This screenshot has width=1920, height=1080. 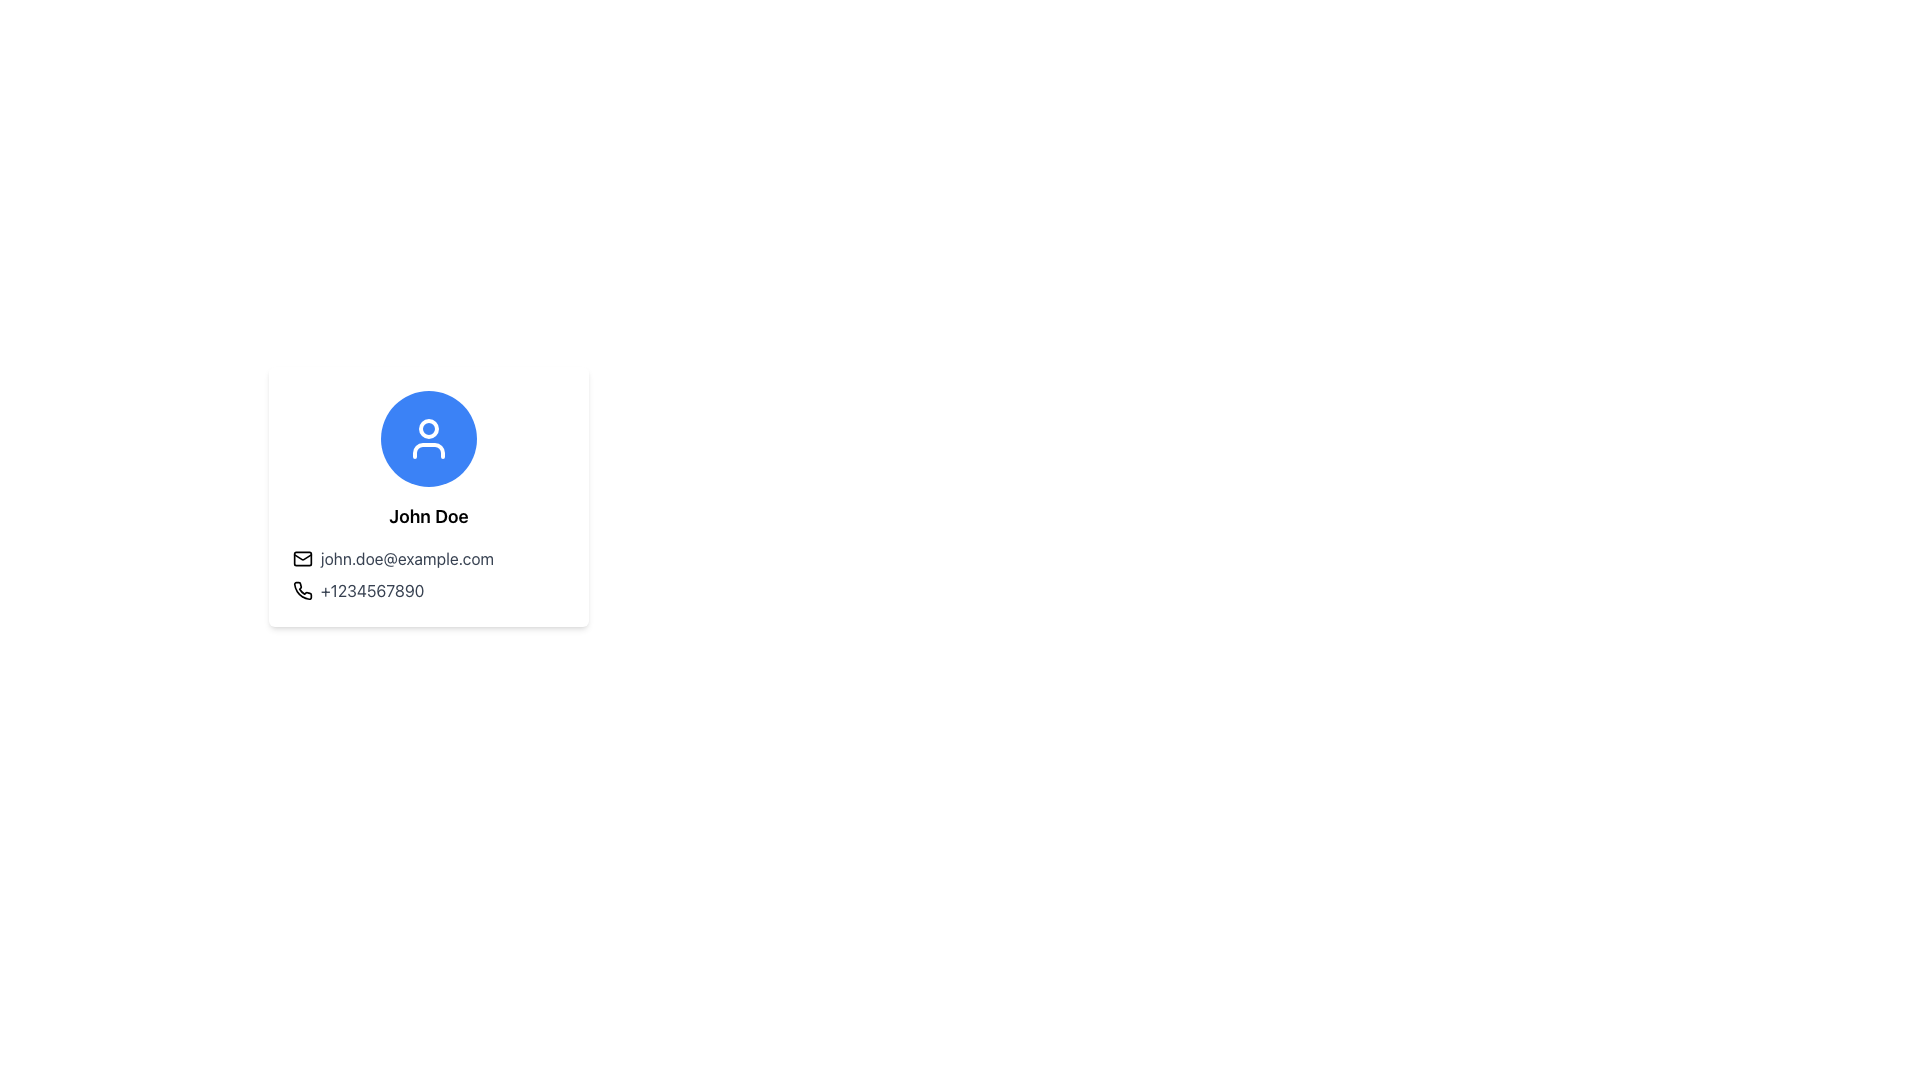 I want to click on the smaller circle inside the larger user profile icon at the top center of the interface, so click(x=427, y=427).